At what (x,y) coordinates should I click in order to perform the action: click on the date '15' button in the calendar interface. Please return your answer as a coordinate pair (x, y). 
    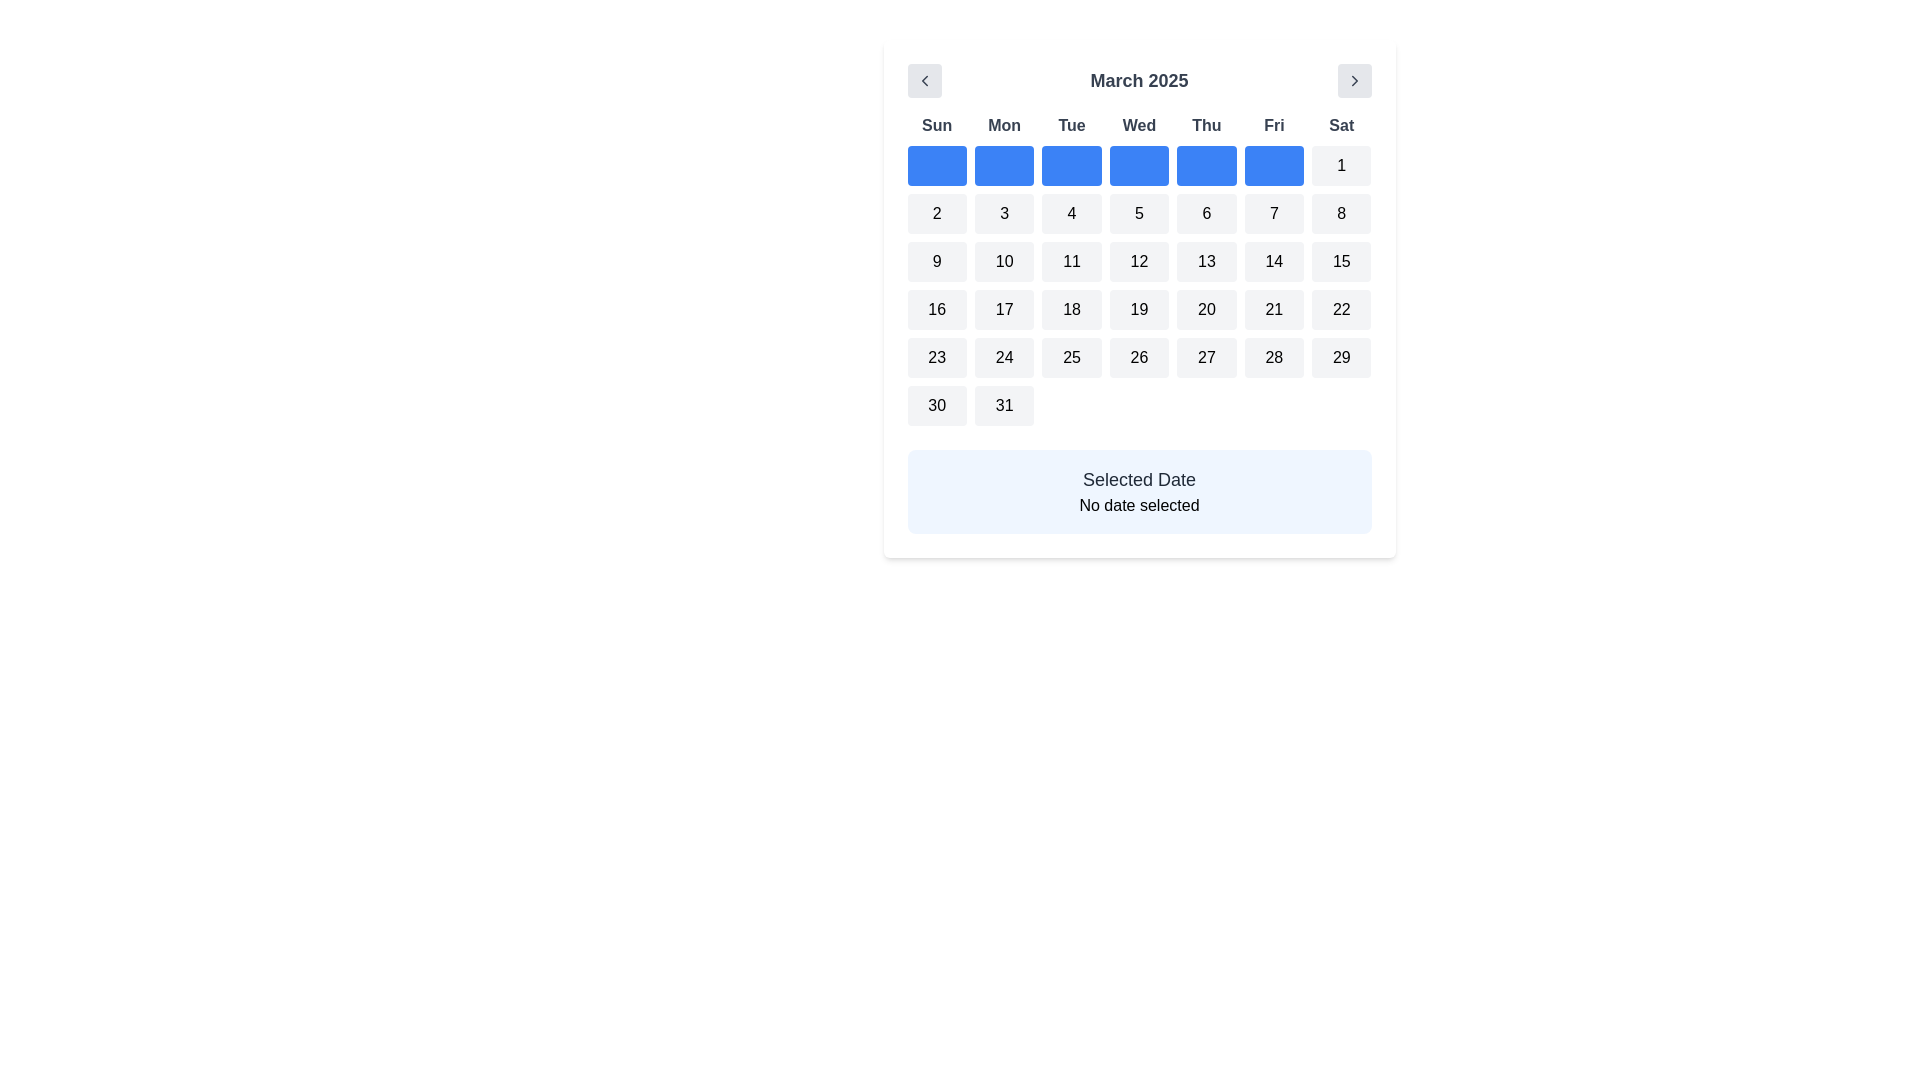
    Looking at the image, I should click on (1341, 261).